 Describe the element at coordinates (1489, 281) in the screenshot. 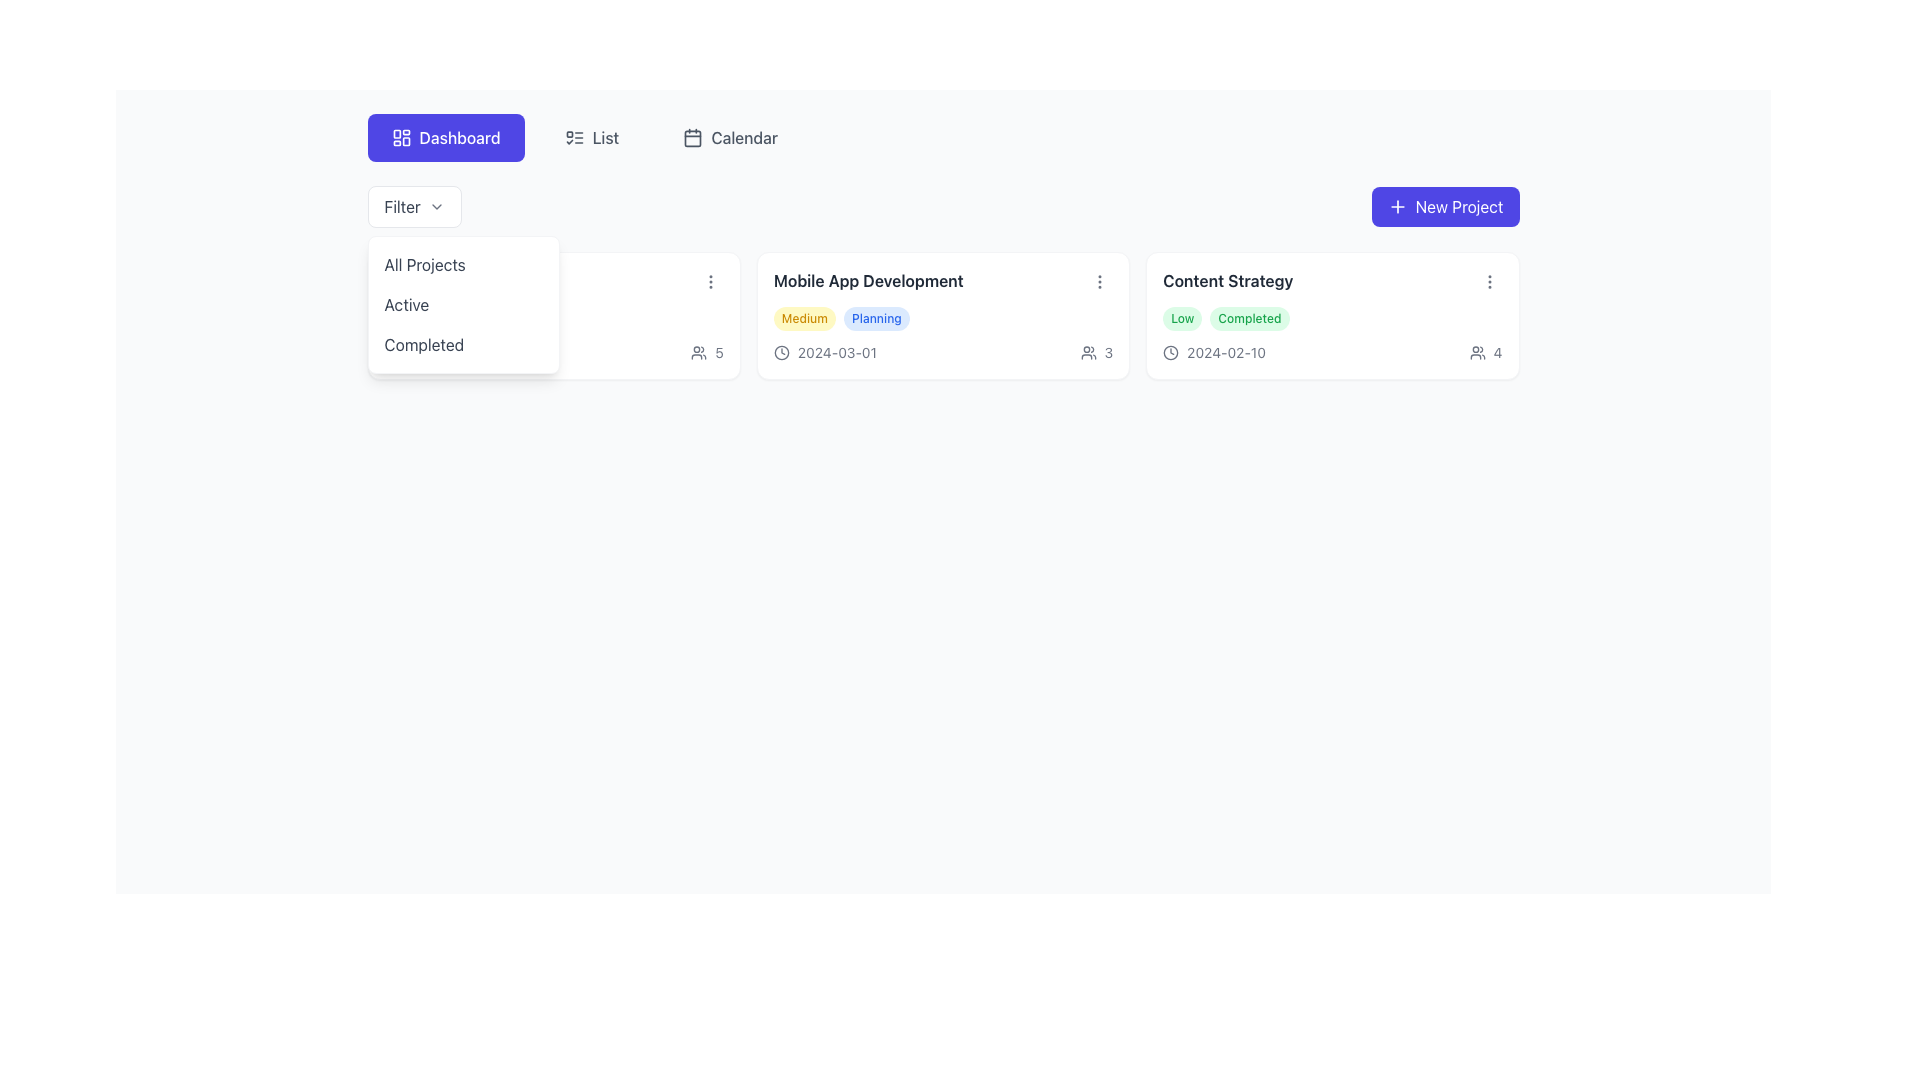

I see `the vertical ellipsis icon located at the top-right corner of the 'Content Strategy' card` at that location.